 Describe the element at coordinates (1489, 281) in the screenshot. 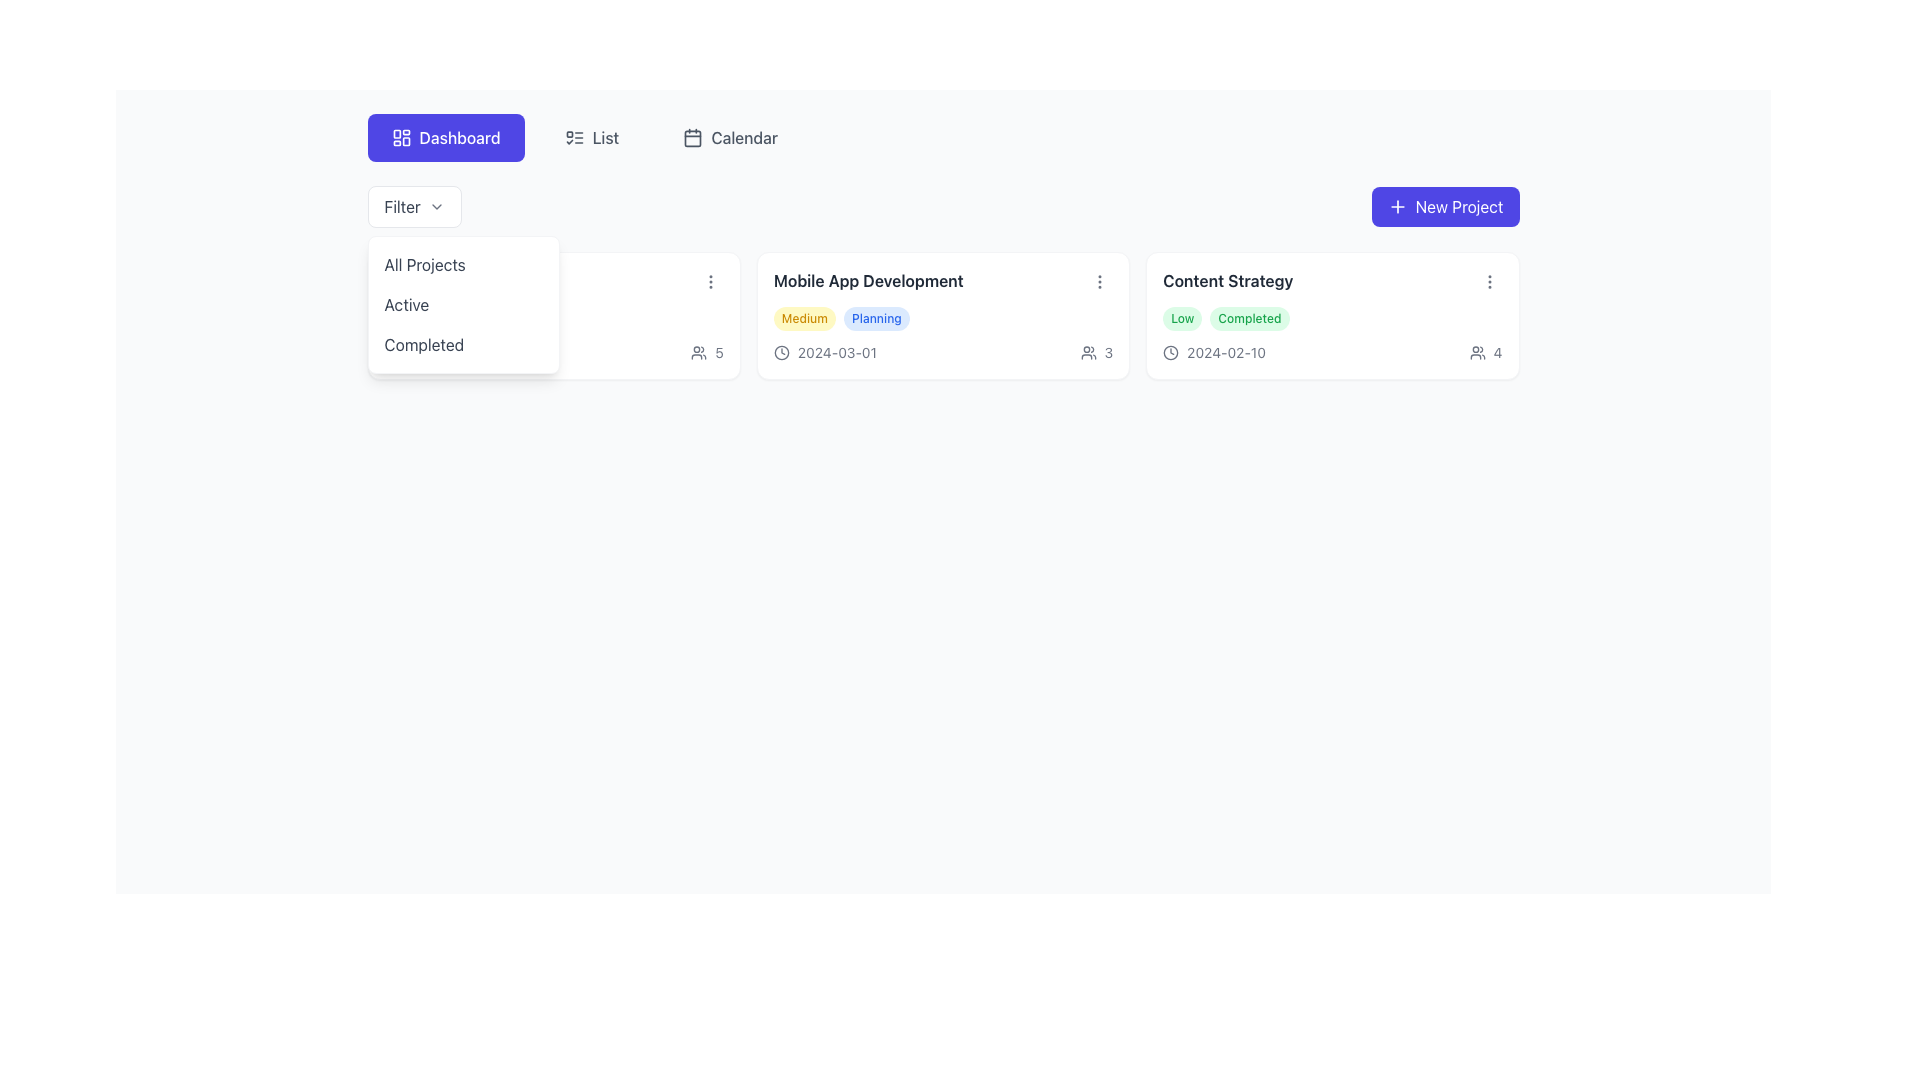

I see `the vertical ellipsis icon located at the top-right corner of the 'Content Strategy' card` at that location.